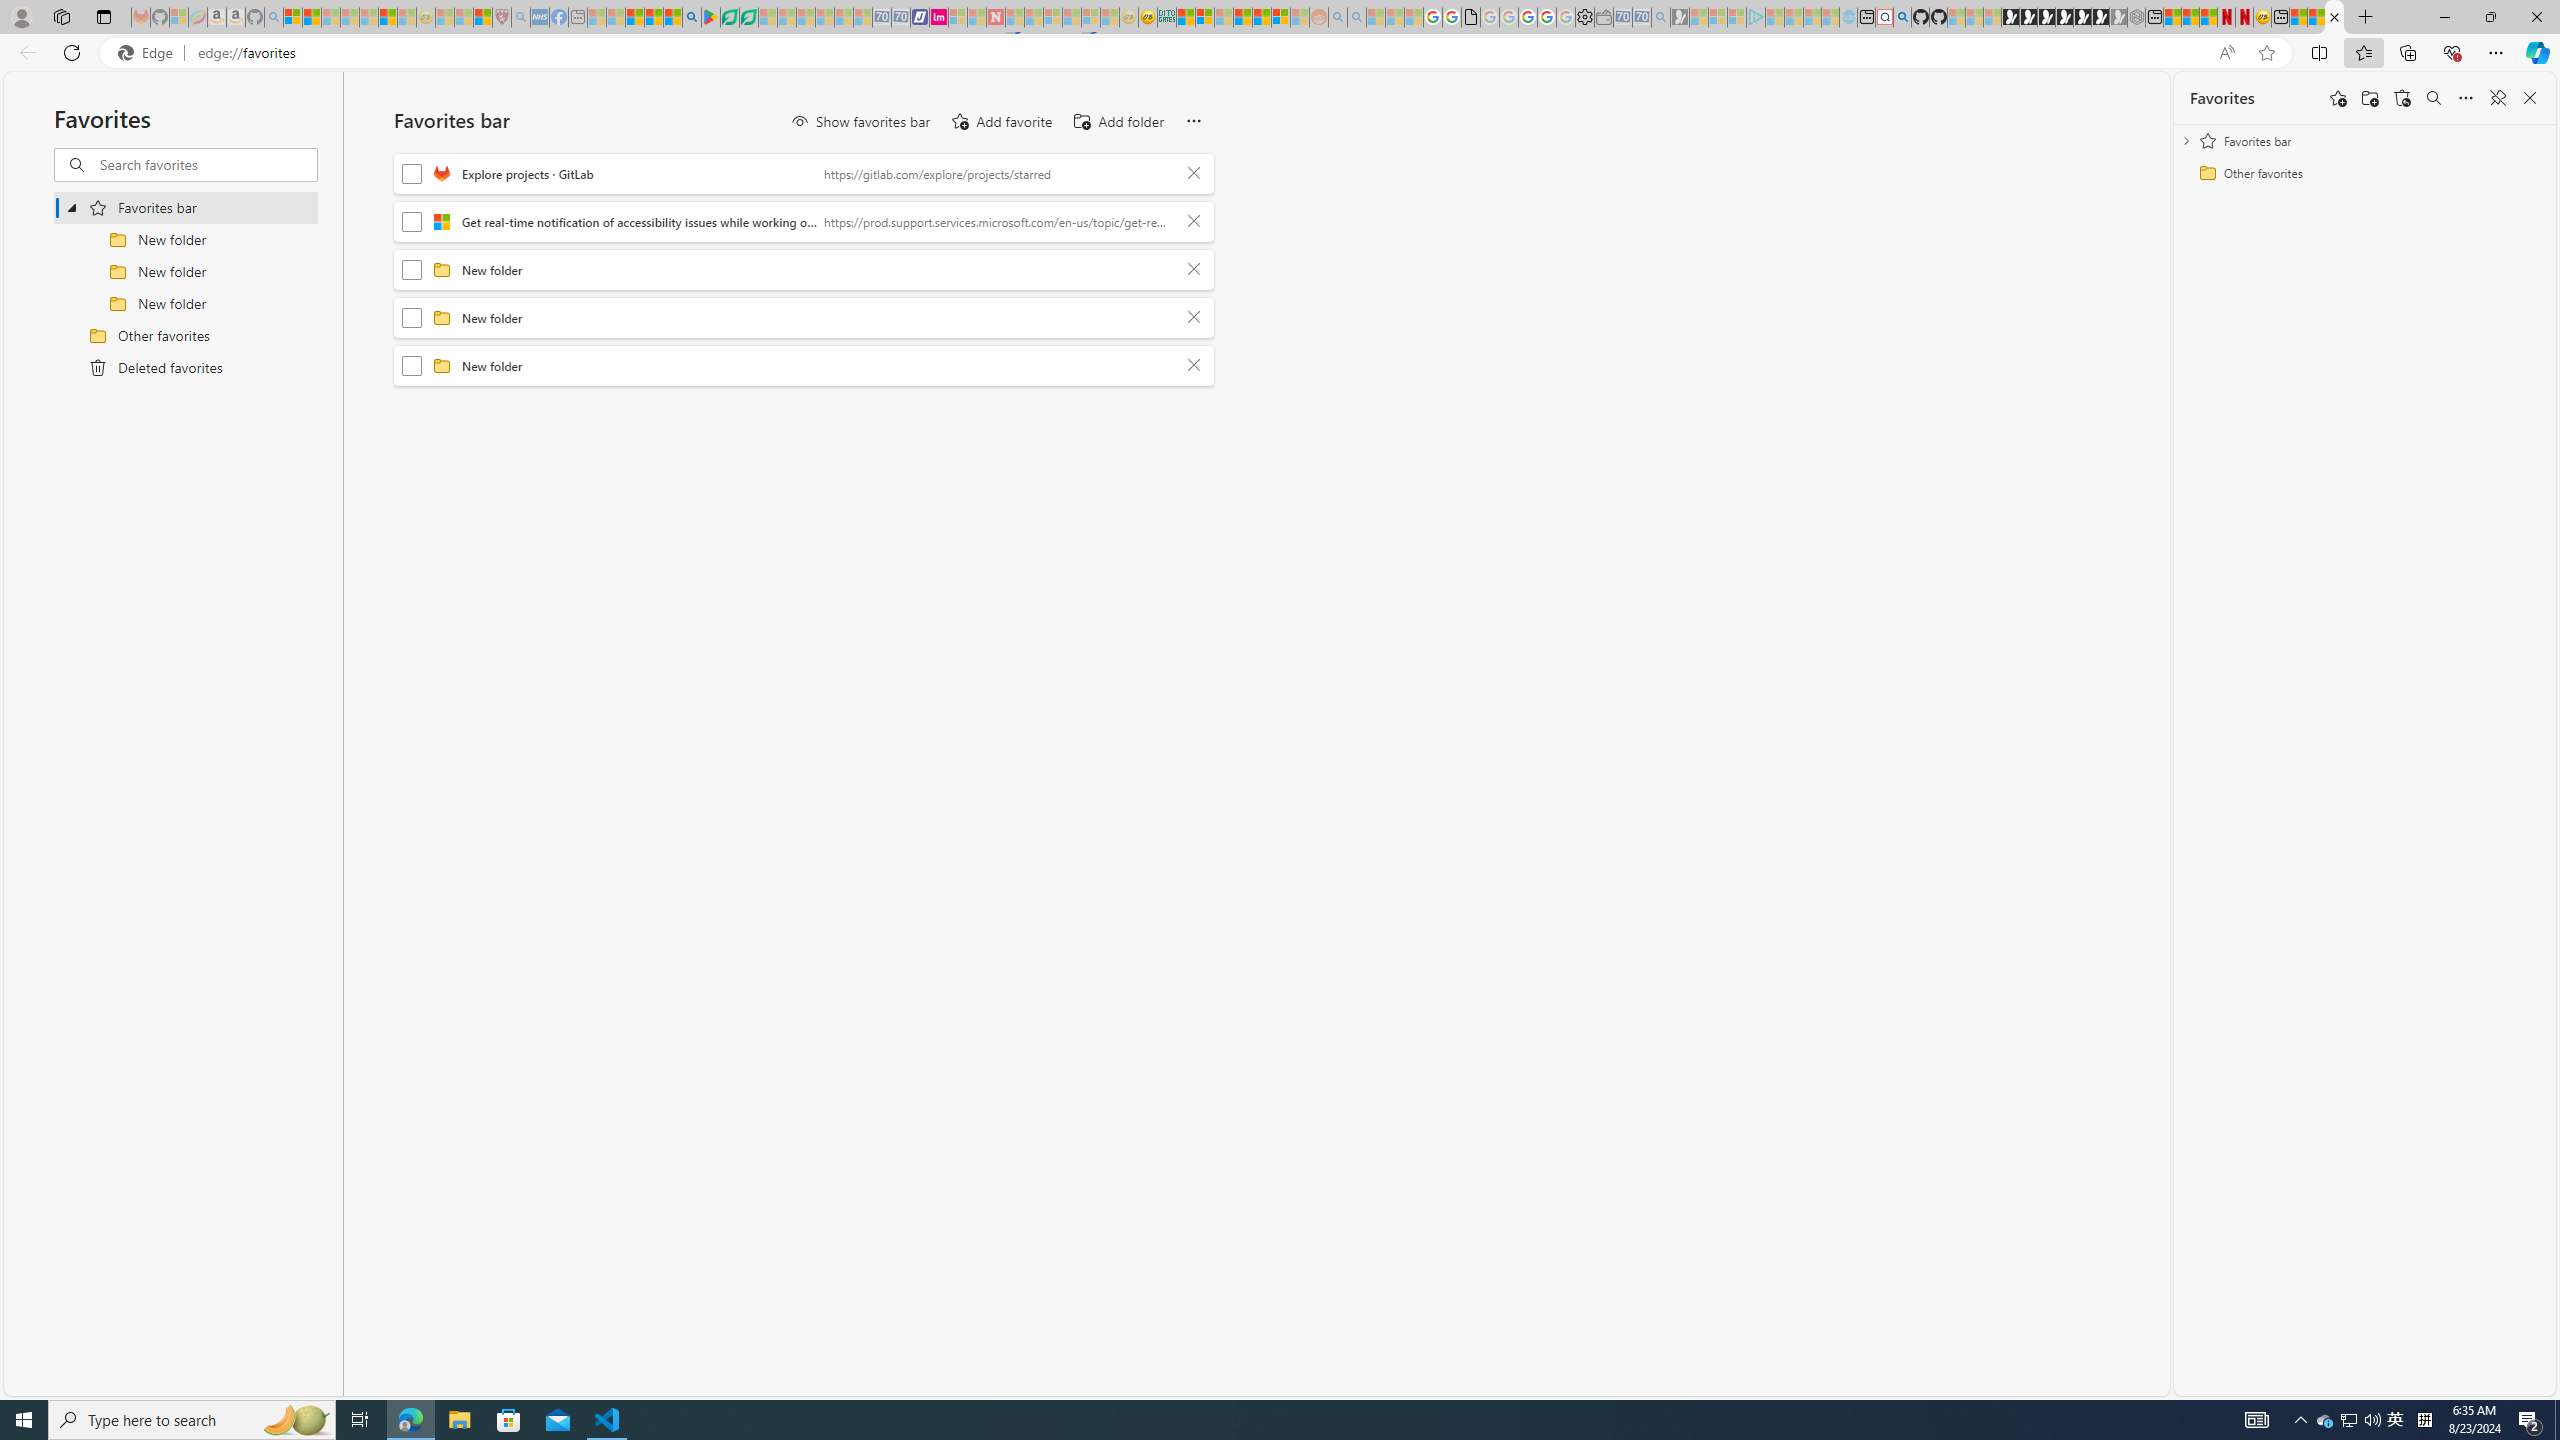 The image size is (2560, 1440). Describe the element at coordinates (1243, 16) in the screenshot. I see `'Expert Portfolios'` at that location.